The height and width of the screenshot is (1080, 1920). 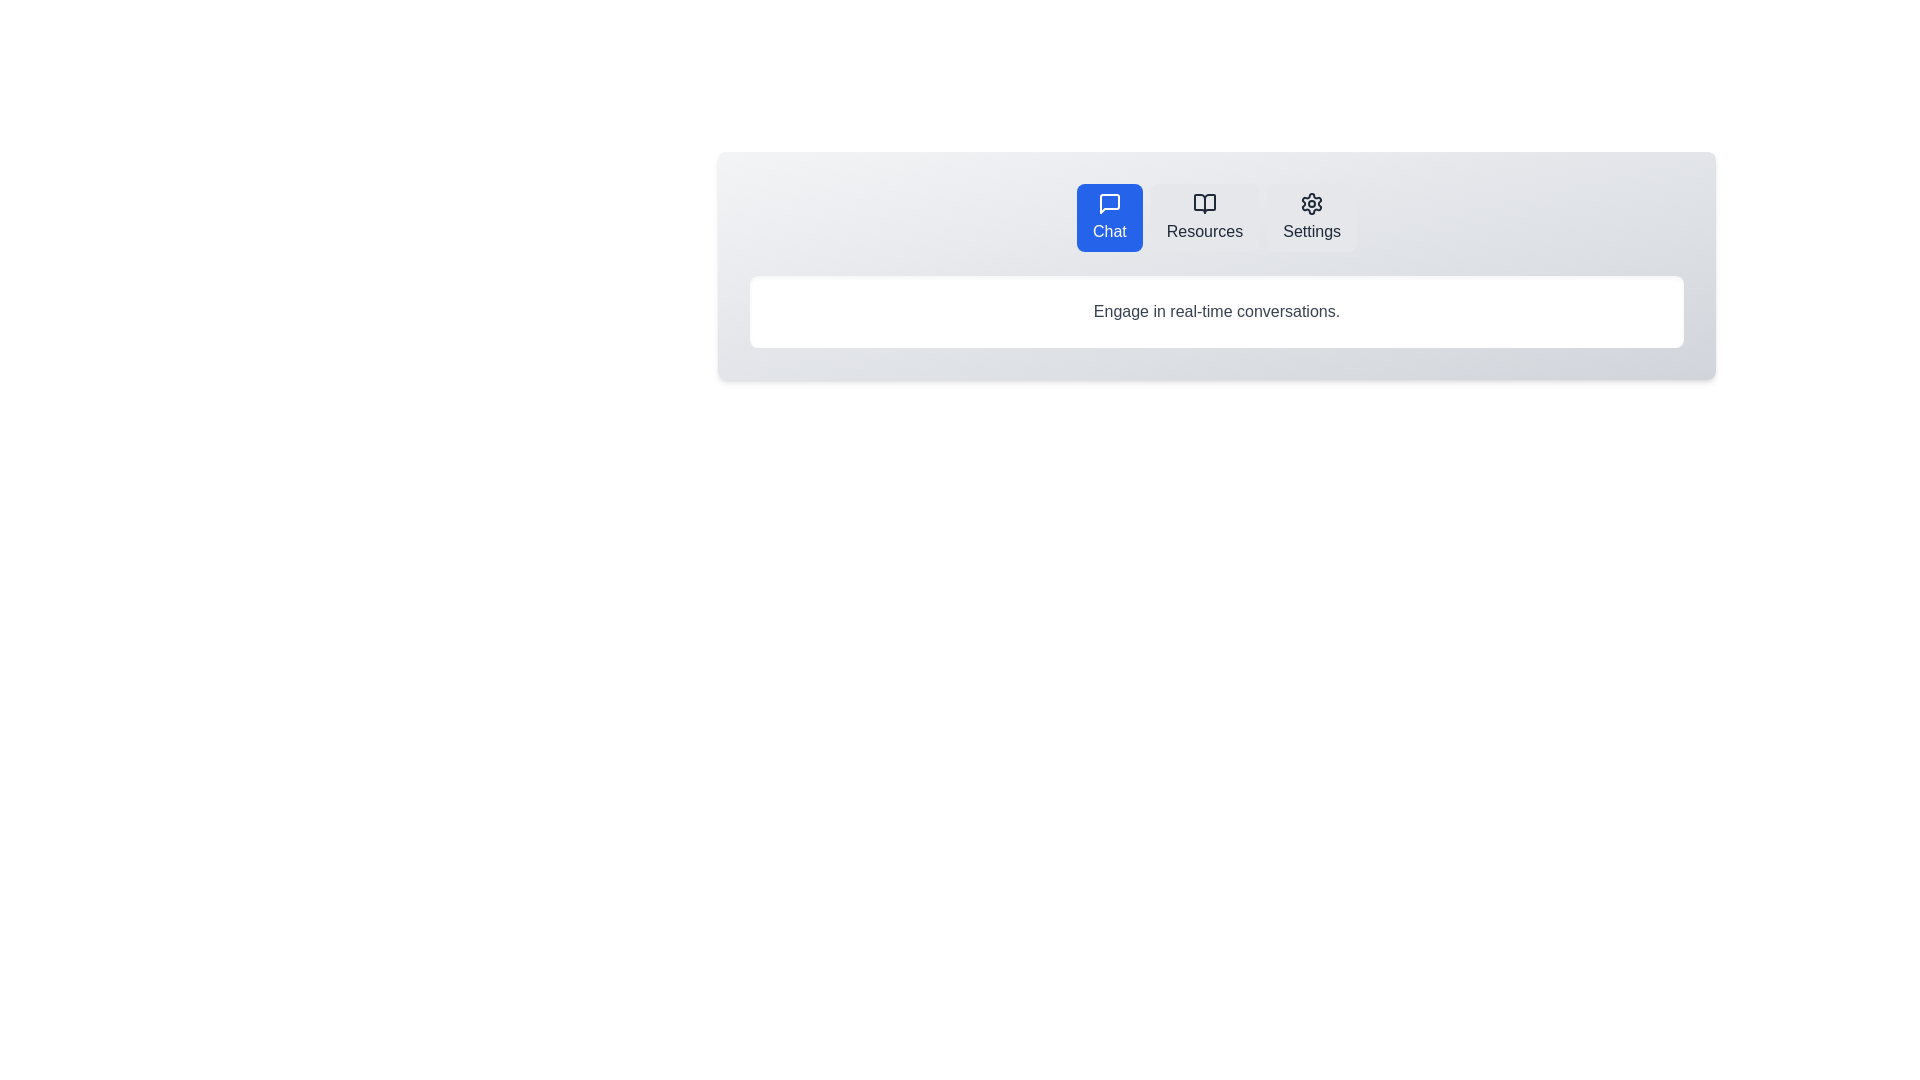 I want to click on the 'Chat' button with a bright blue background and white text located in the top navigation bar, so click(x=1108, y=218).